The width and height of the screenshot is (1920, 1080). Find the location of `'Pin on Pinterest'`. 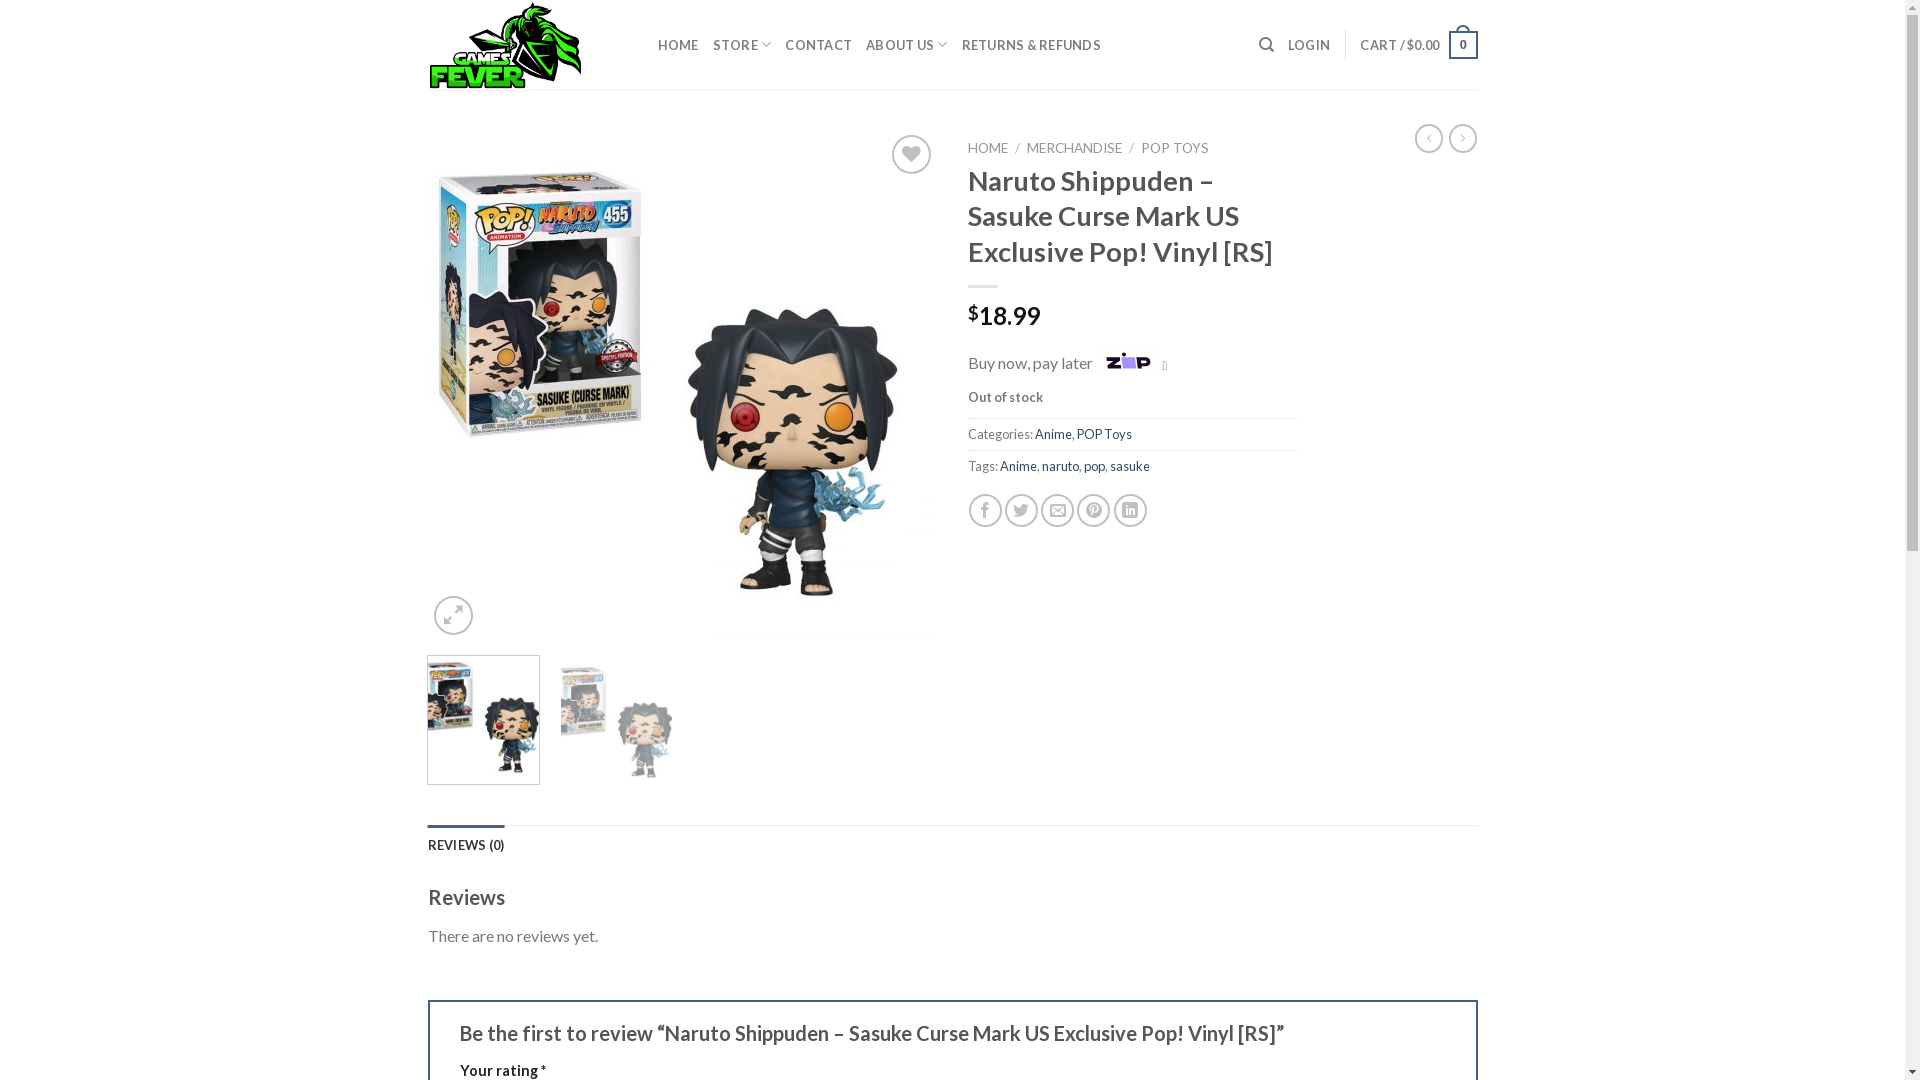

'Pin on Pinterest' is located at coordinates (1092, 509).